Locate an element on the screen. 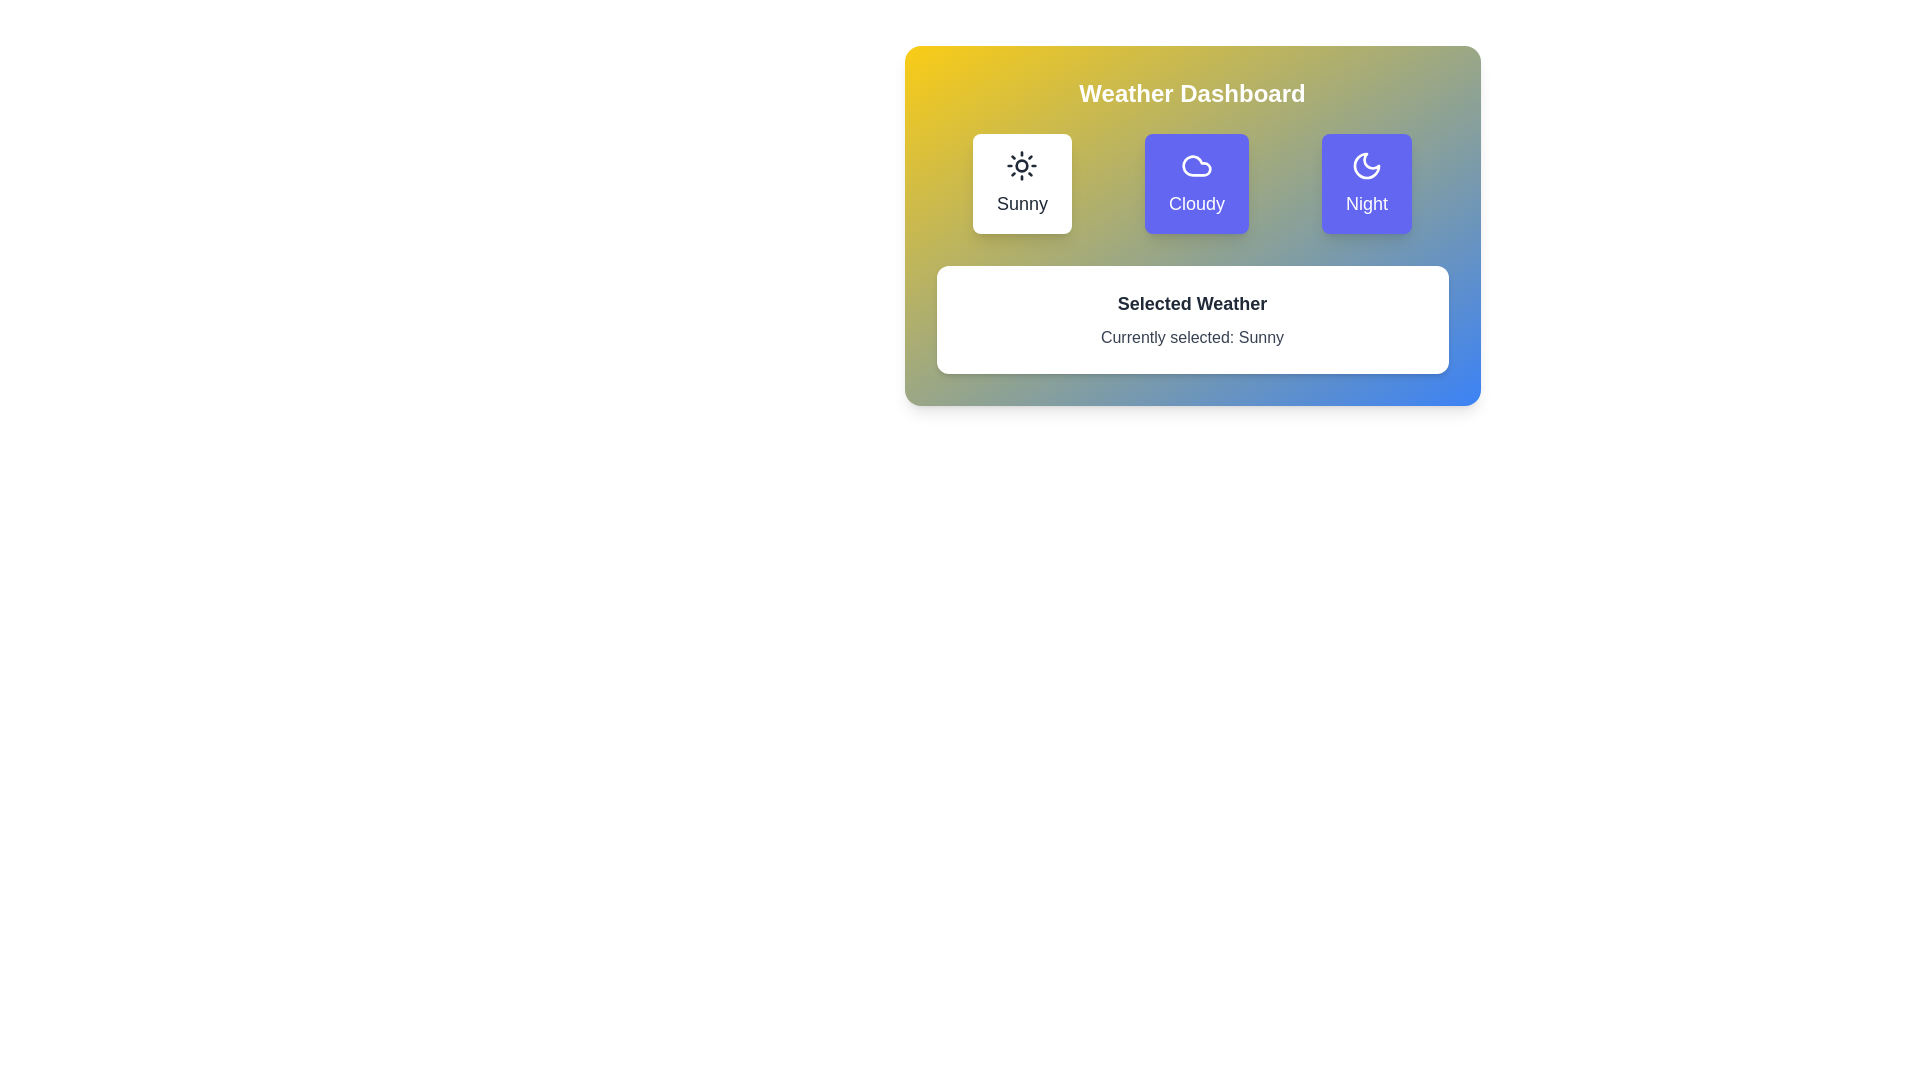  the text label reading 'Night', which is styled with medium font weight and large size, located beneath a crescent moon icon is located at coordinates (1366, 204).